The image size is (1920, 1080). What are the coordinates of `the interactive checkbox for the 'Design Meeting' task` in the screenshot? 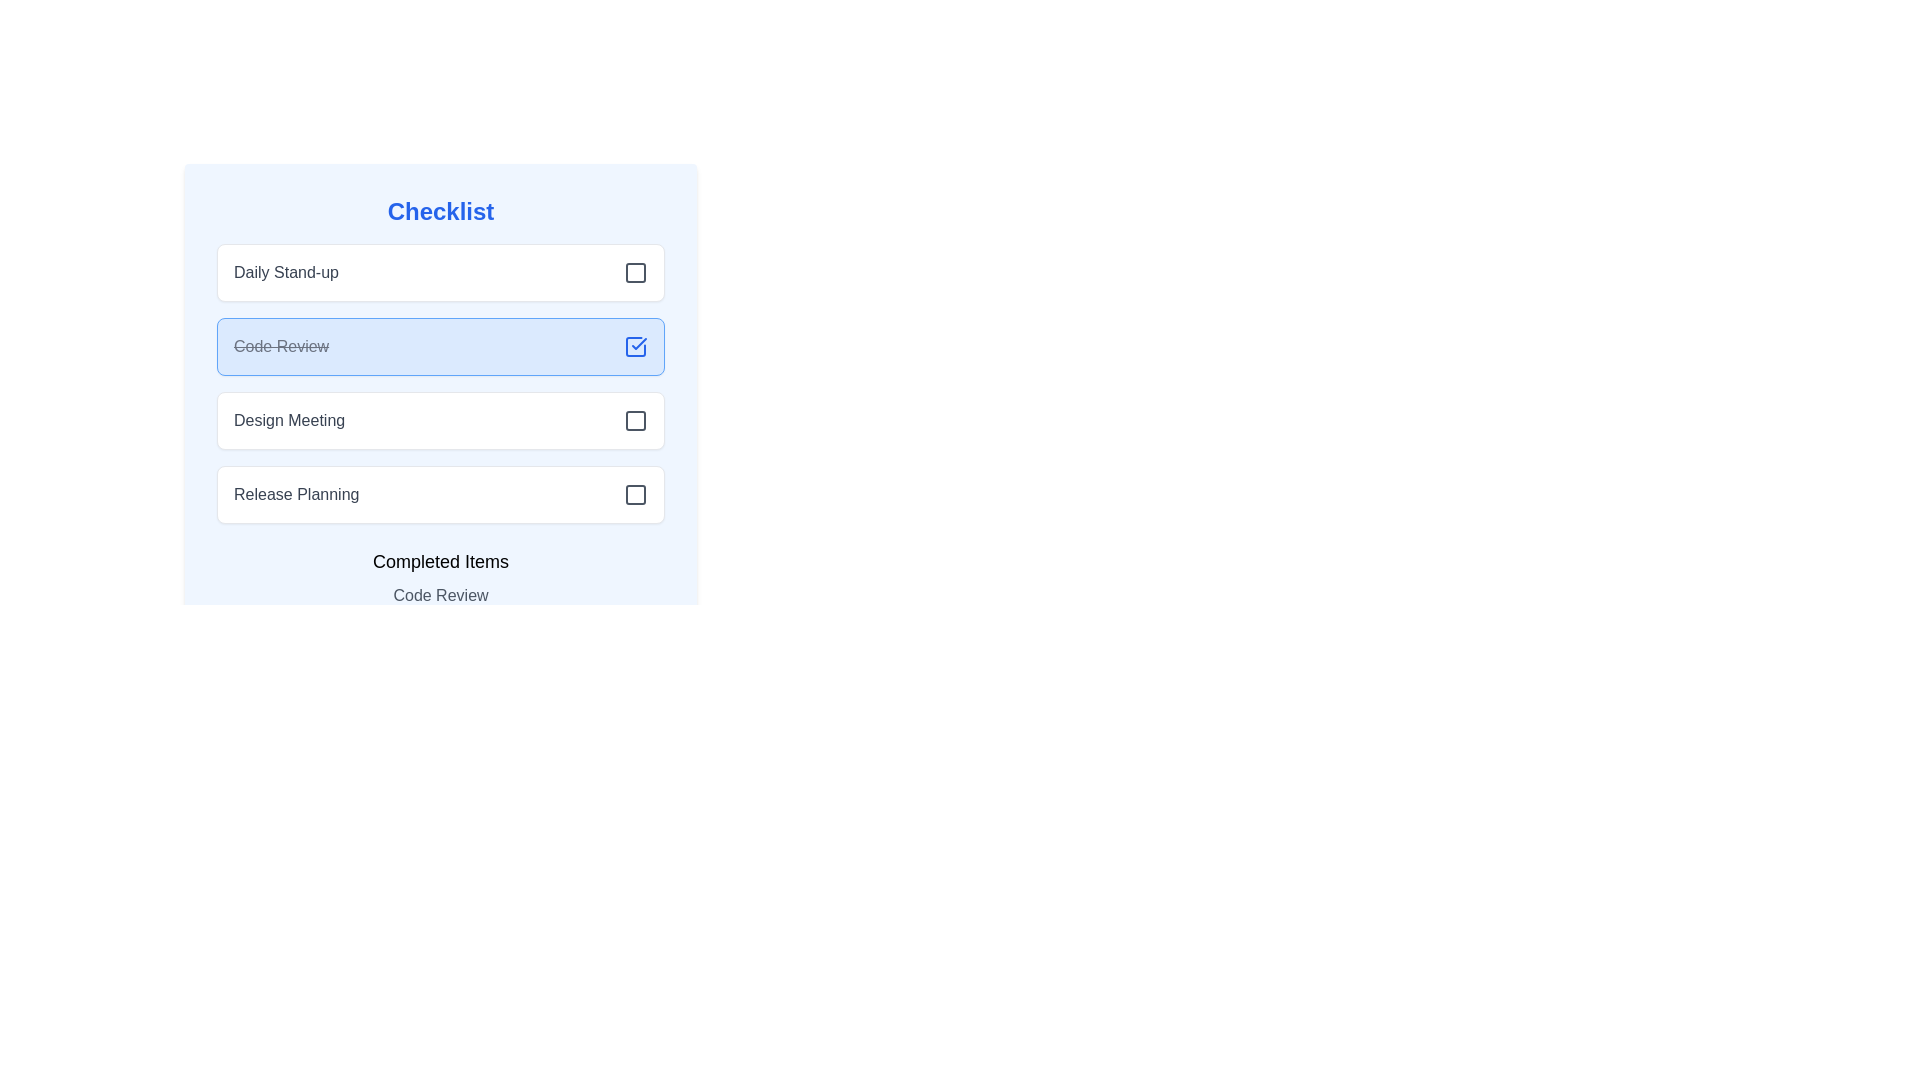 It's located at (634, 419).